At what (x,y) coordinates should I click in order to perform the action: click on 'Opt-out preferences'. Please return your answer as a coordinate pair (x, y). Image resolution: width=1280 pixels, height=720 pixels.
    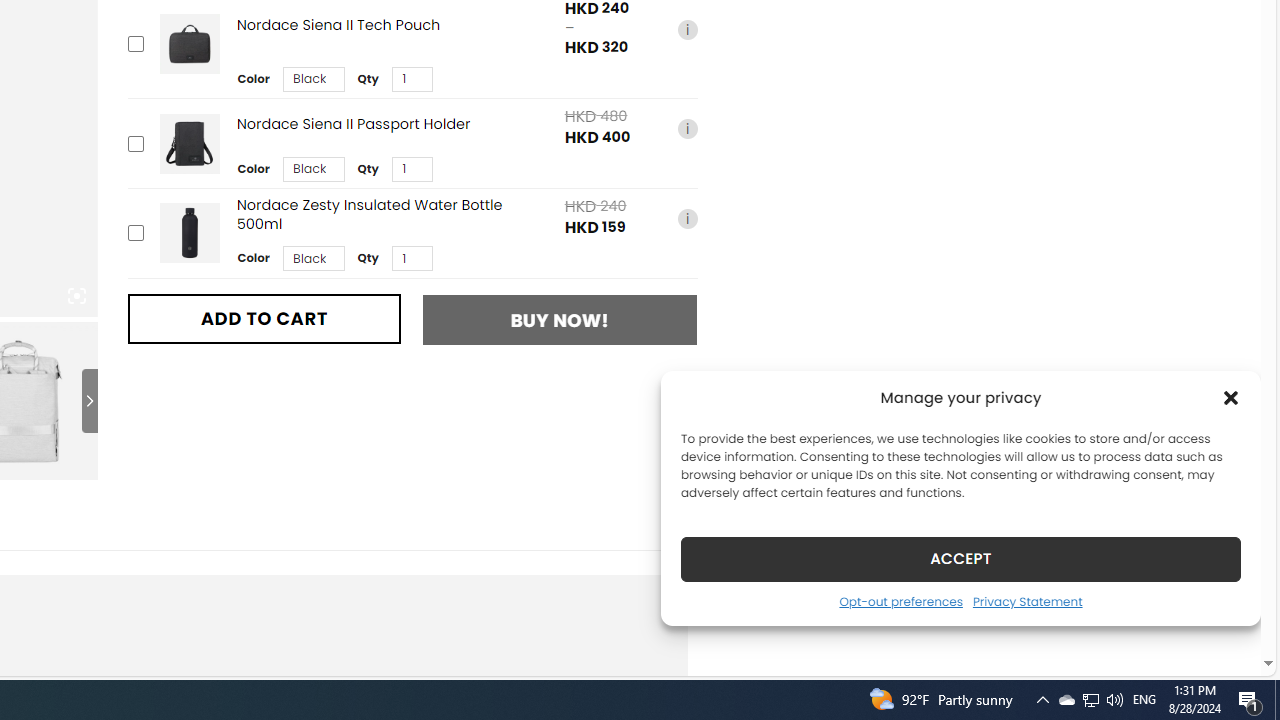
    Looking at the image, I should click on (899, 600).